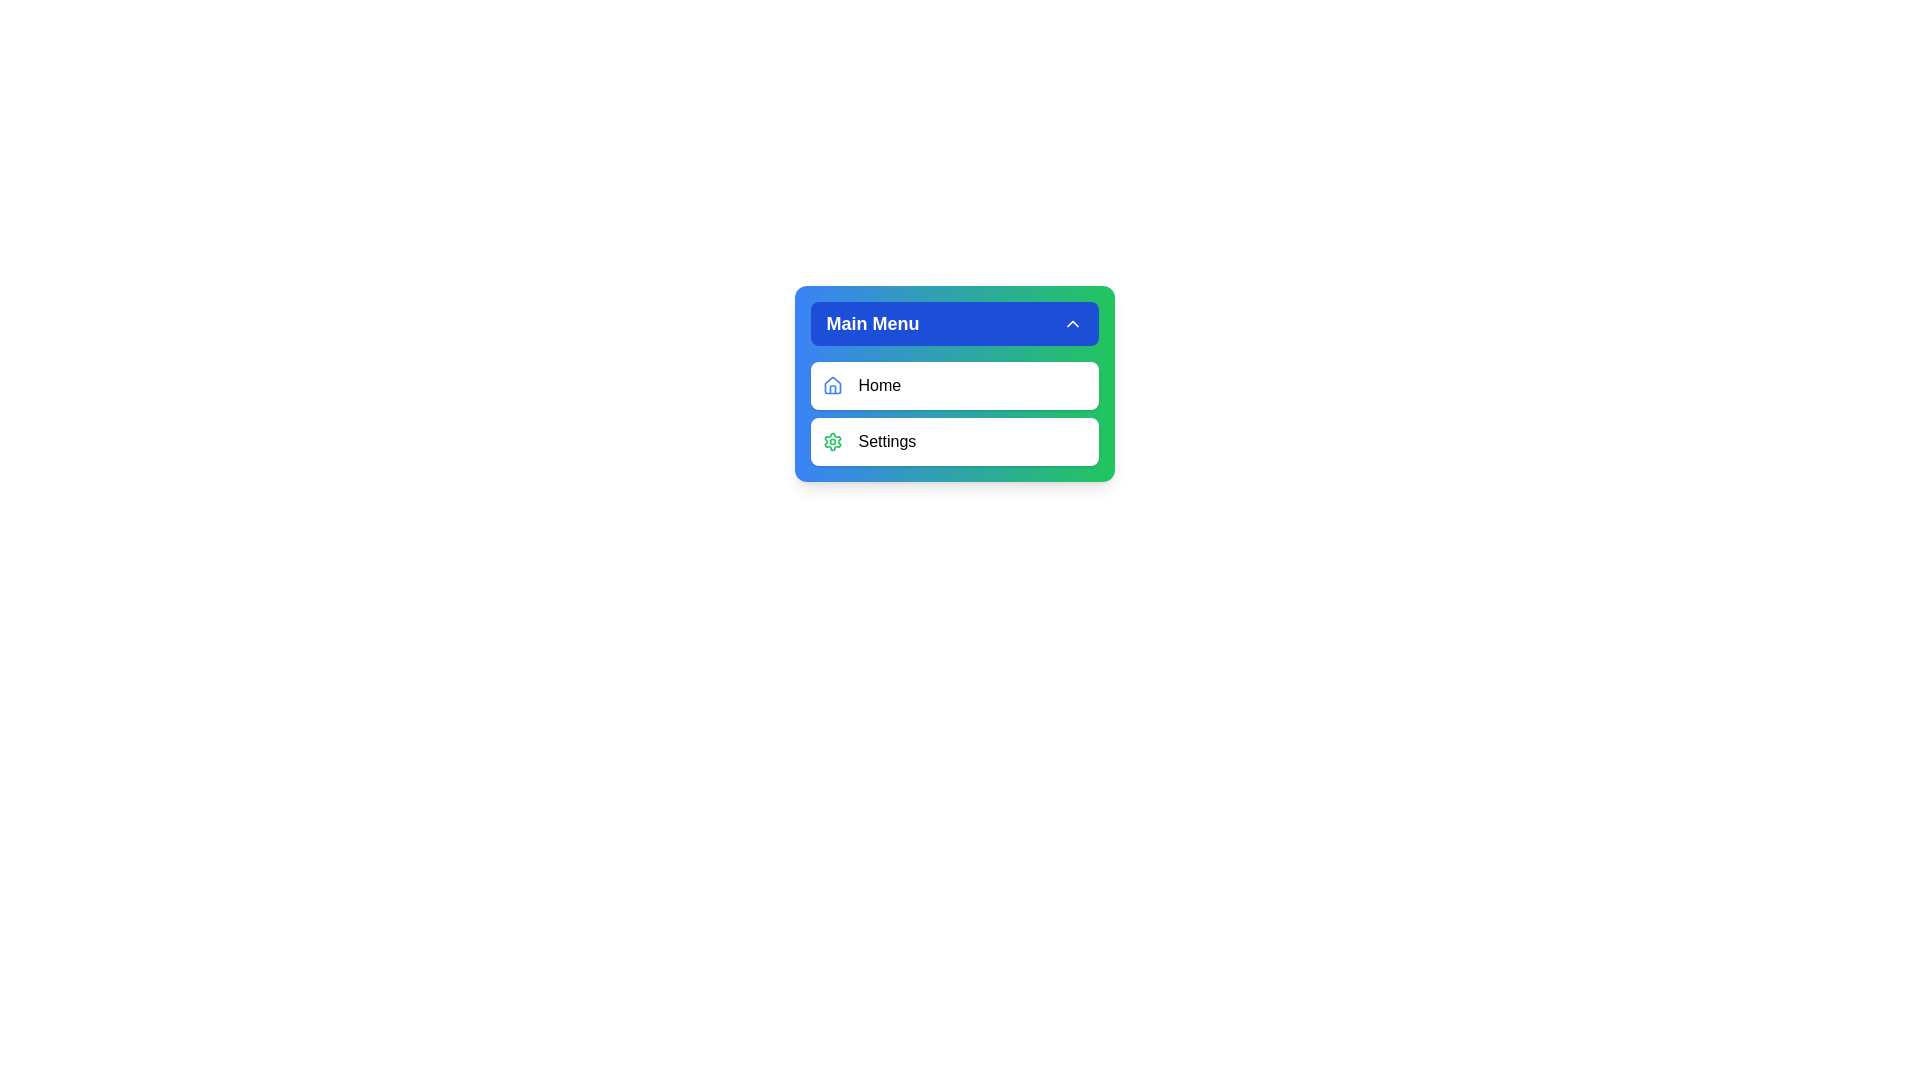  I want to click on the upward-pointing chevron icon styled in white with a blue background, located on the right side of the 'Main Menu' header, so click(1071, 323).